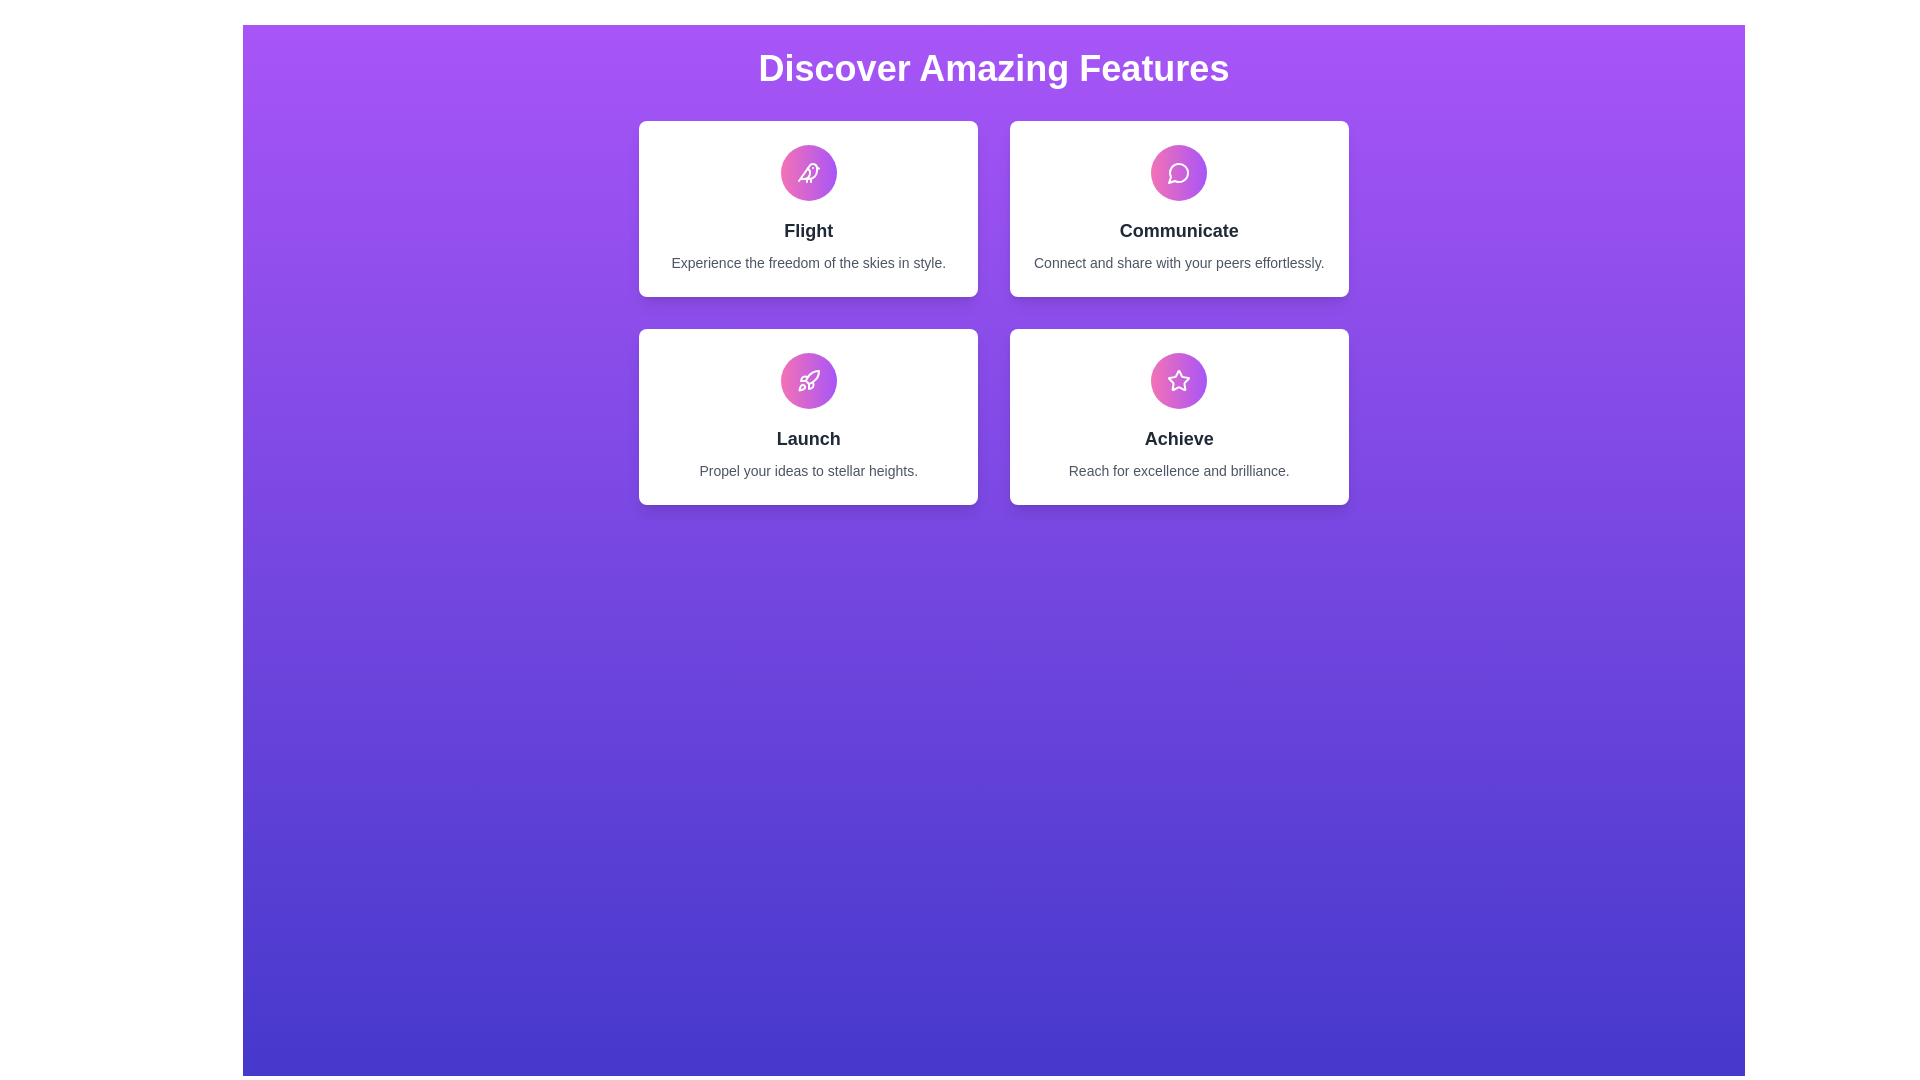 This screenshot has width=1920, height=1080. What do you see at coordinates (1179, 470) in the screenshot?
I see `the descriptive text element located at the bottom section of the white card associated with the 'Achieve' feature, which is directly underneath the 'Achieve' heading` at bounding box center [1179, 470].